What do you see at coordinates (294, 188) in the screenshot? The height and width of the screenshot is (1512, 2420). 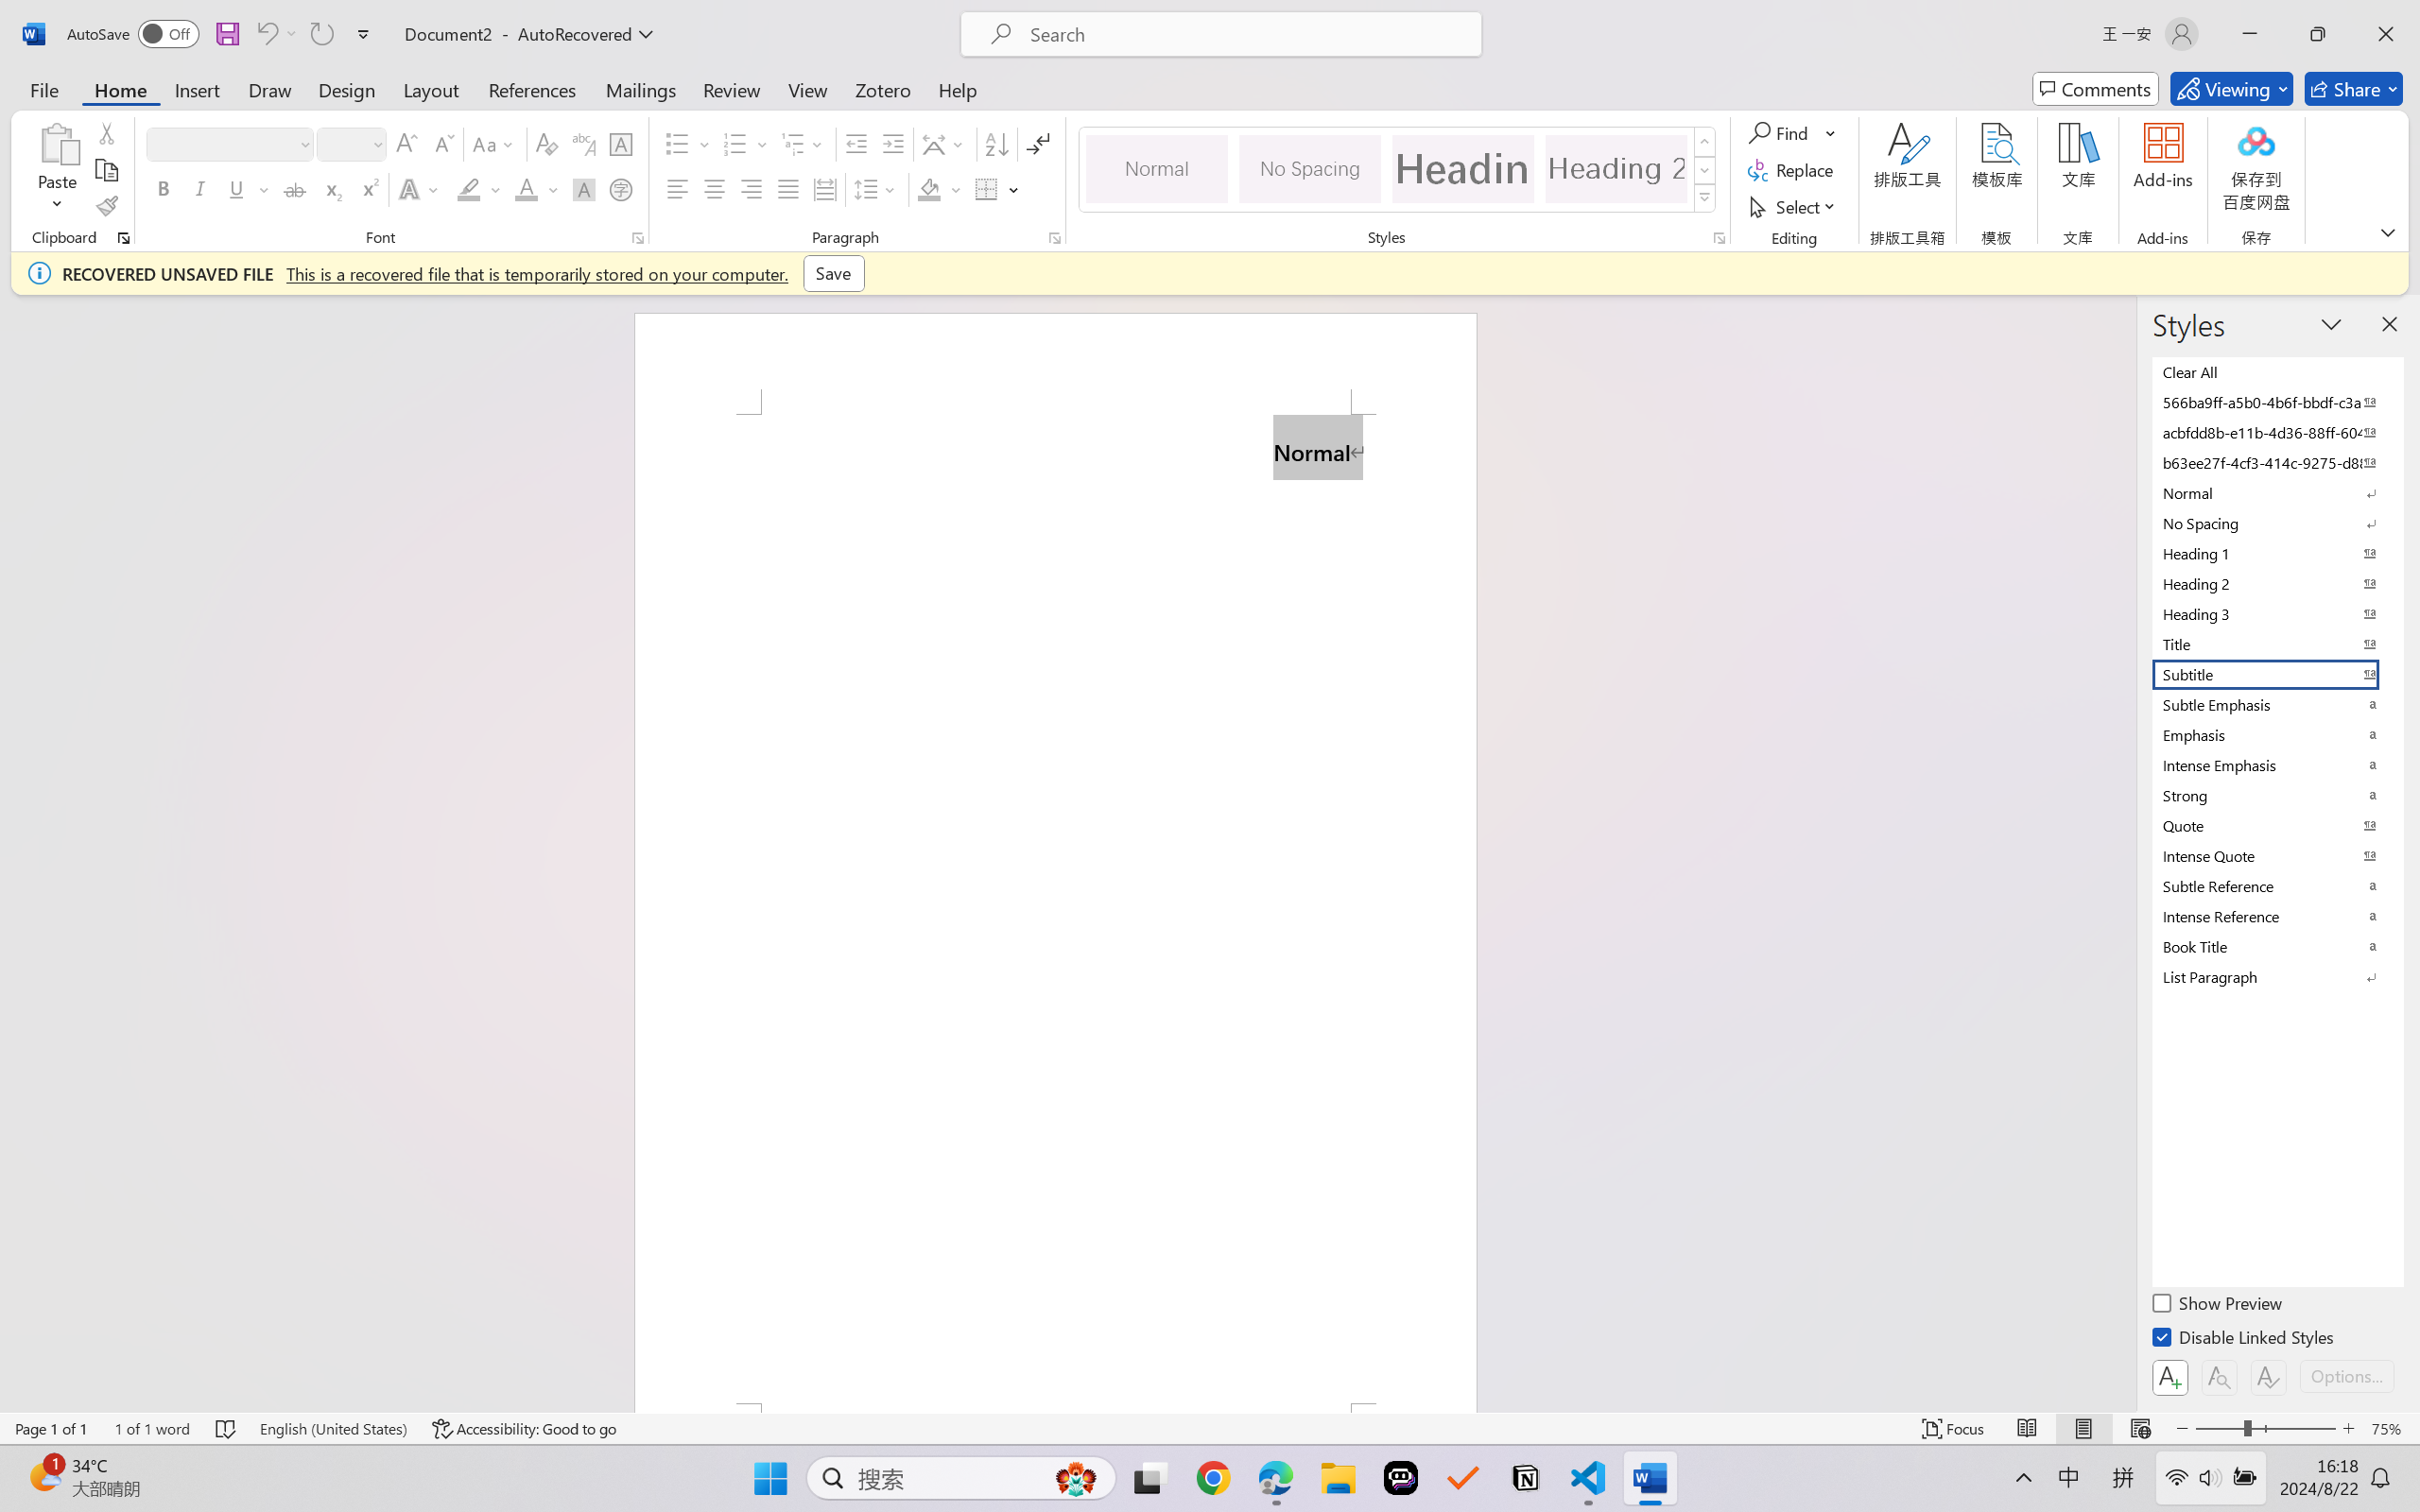 I see `'Strikethrough'` at bounding box center [294, 188].